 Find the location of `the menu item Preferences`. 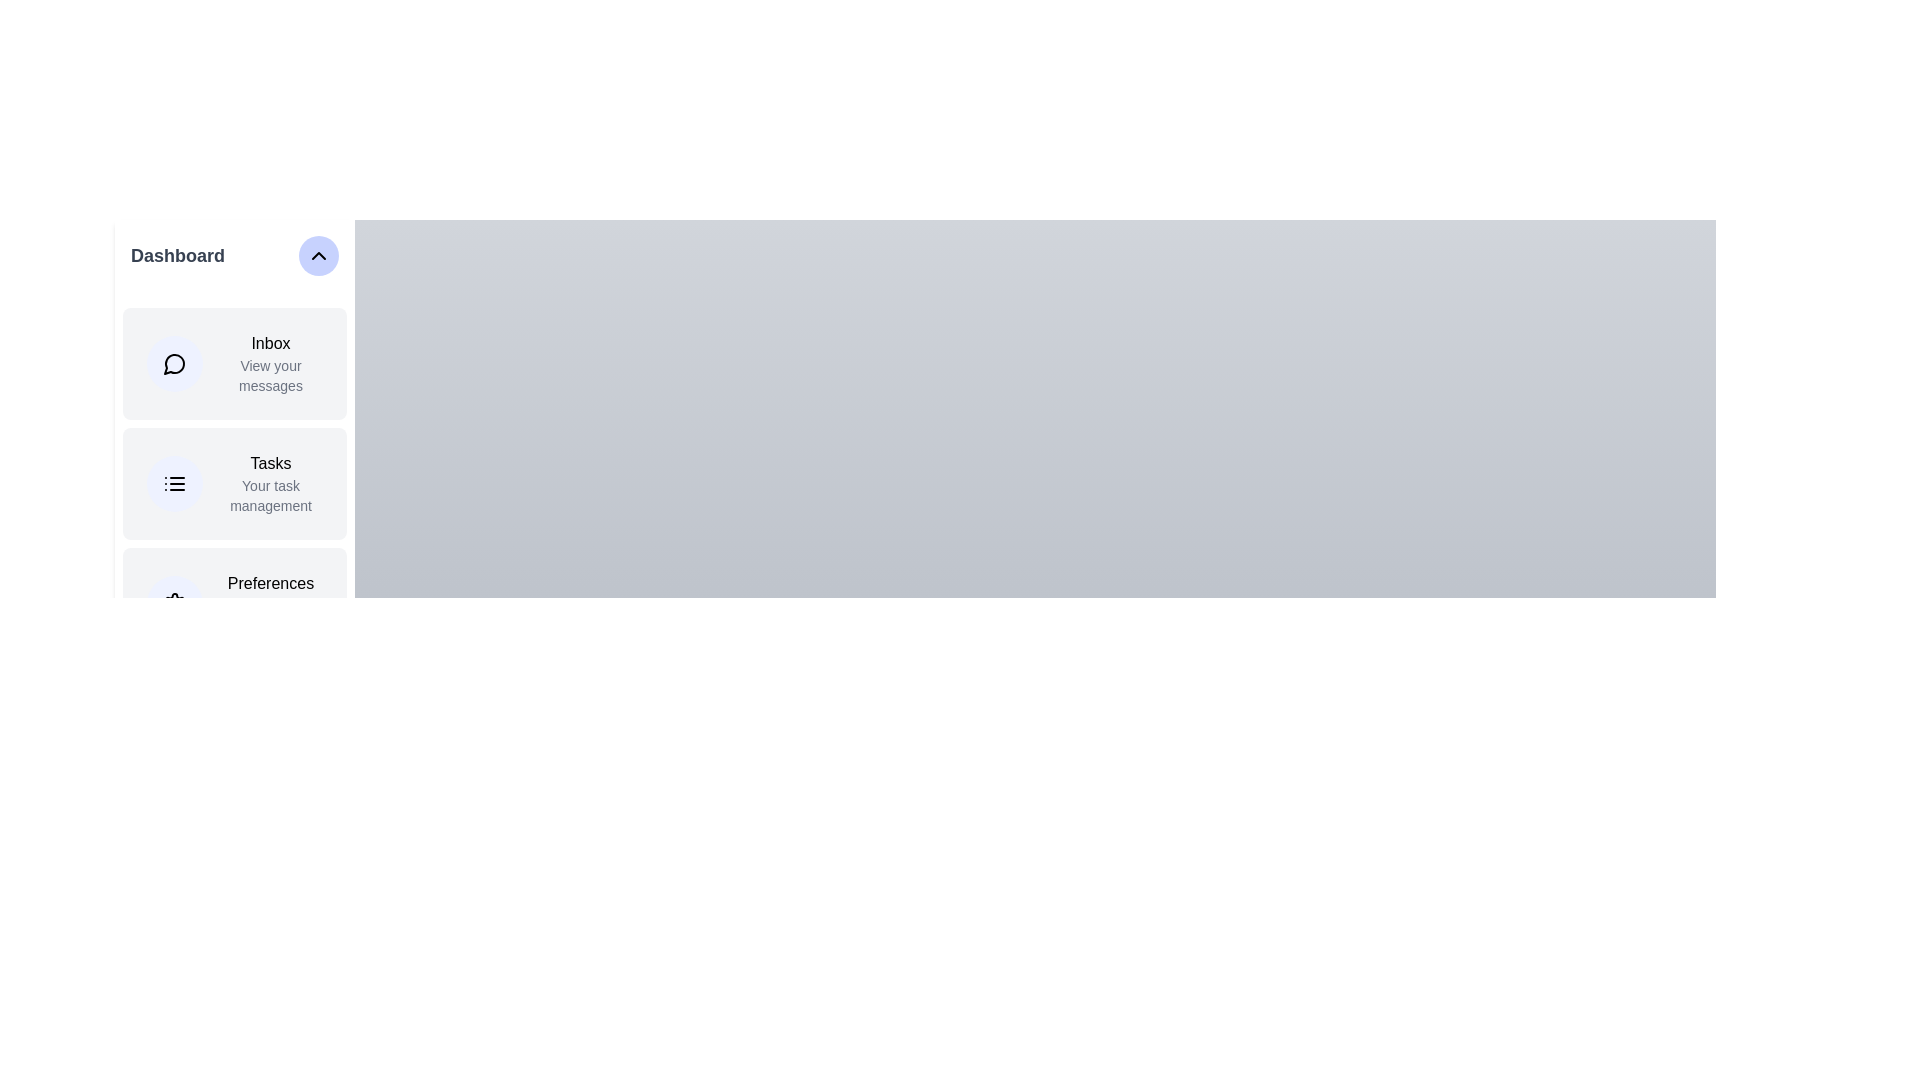

the menu item Preferences is located at coordinates (235, 603).